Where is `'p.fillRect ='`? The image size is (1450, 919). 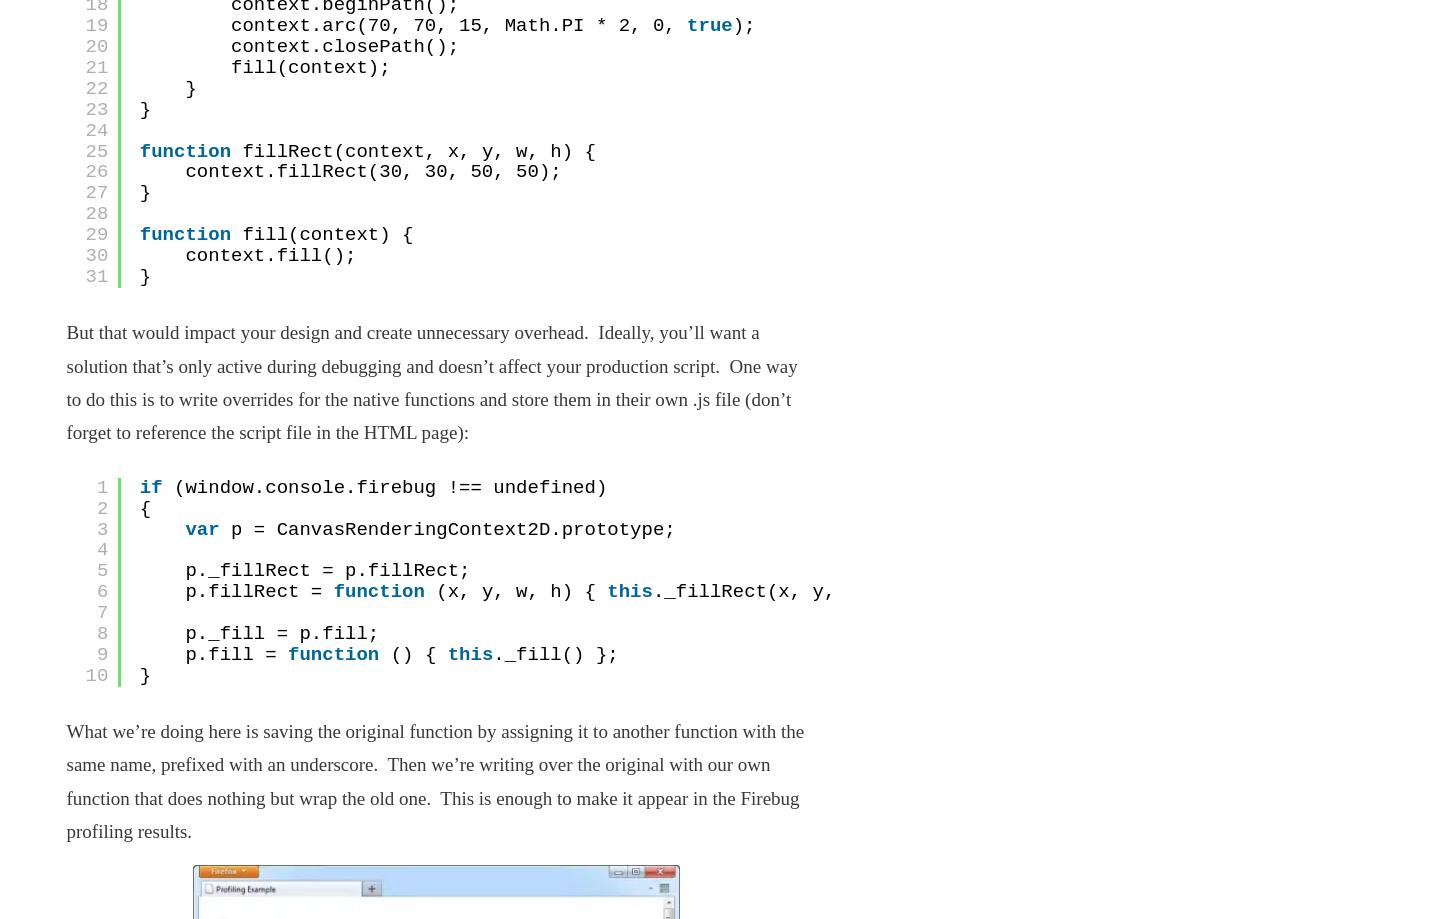 'p.fillRect =' is located at coordinates (258, 592).